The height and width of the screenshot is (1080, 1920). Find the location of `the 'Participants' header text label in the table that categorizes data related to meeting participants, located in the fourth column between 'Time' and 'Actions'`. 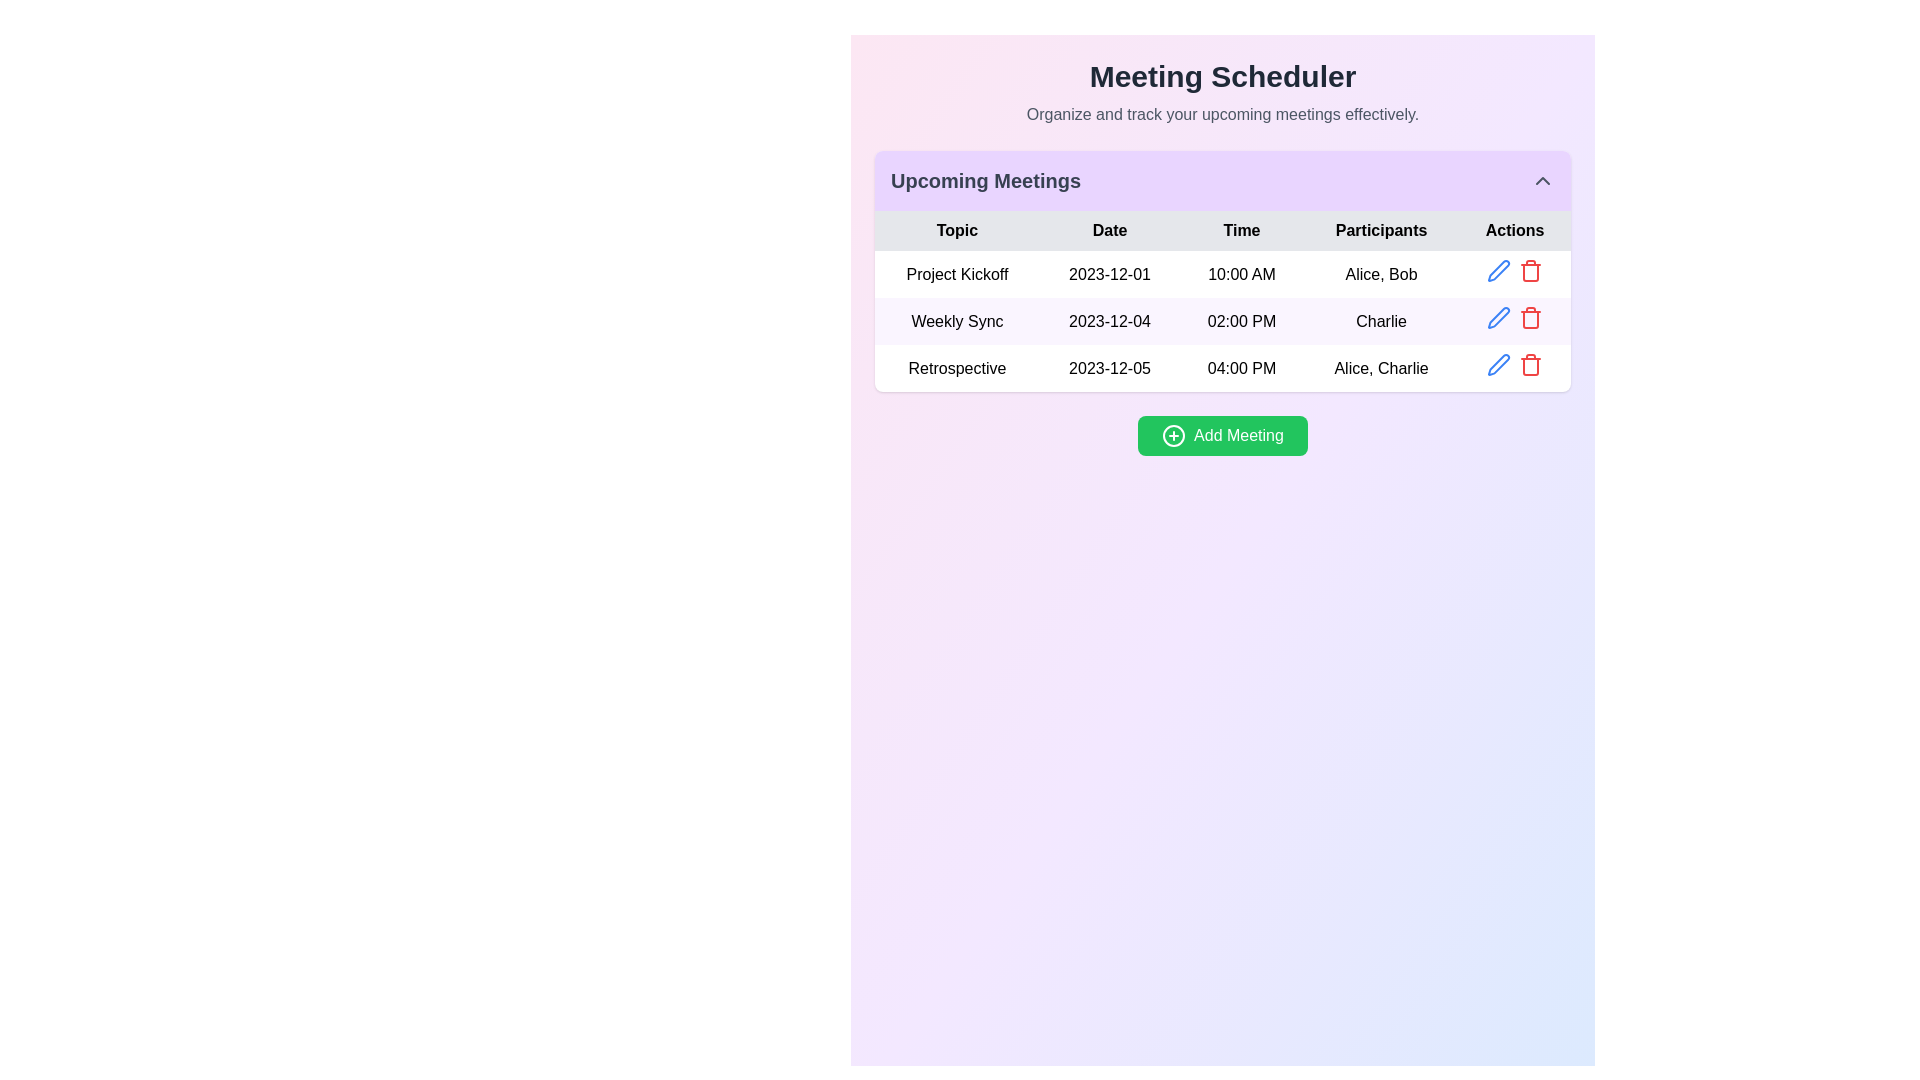

the 'Participants' header text label in the table that categorizes data related to meeting participants, located in the fourth column between 'Time' and 'Actions' is located at coordinates (1380, 230).